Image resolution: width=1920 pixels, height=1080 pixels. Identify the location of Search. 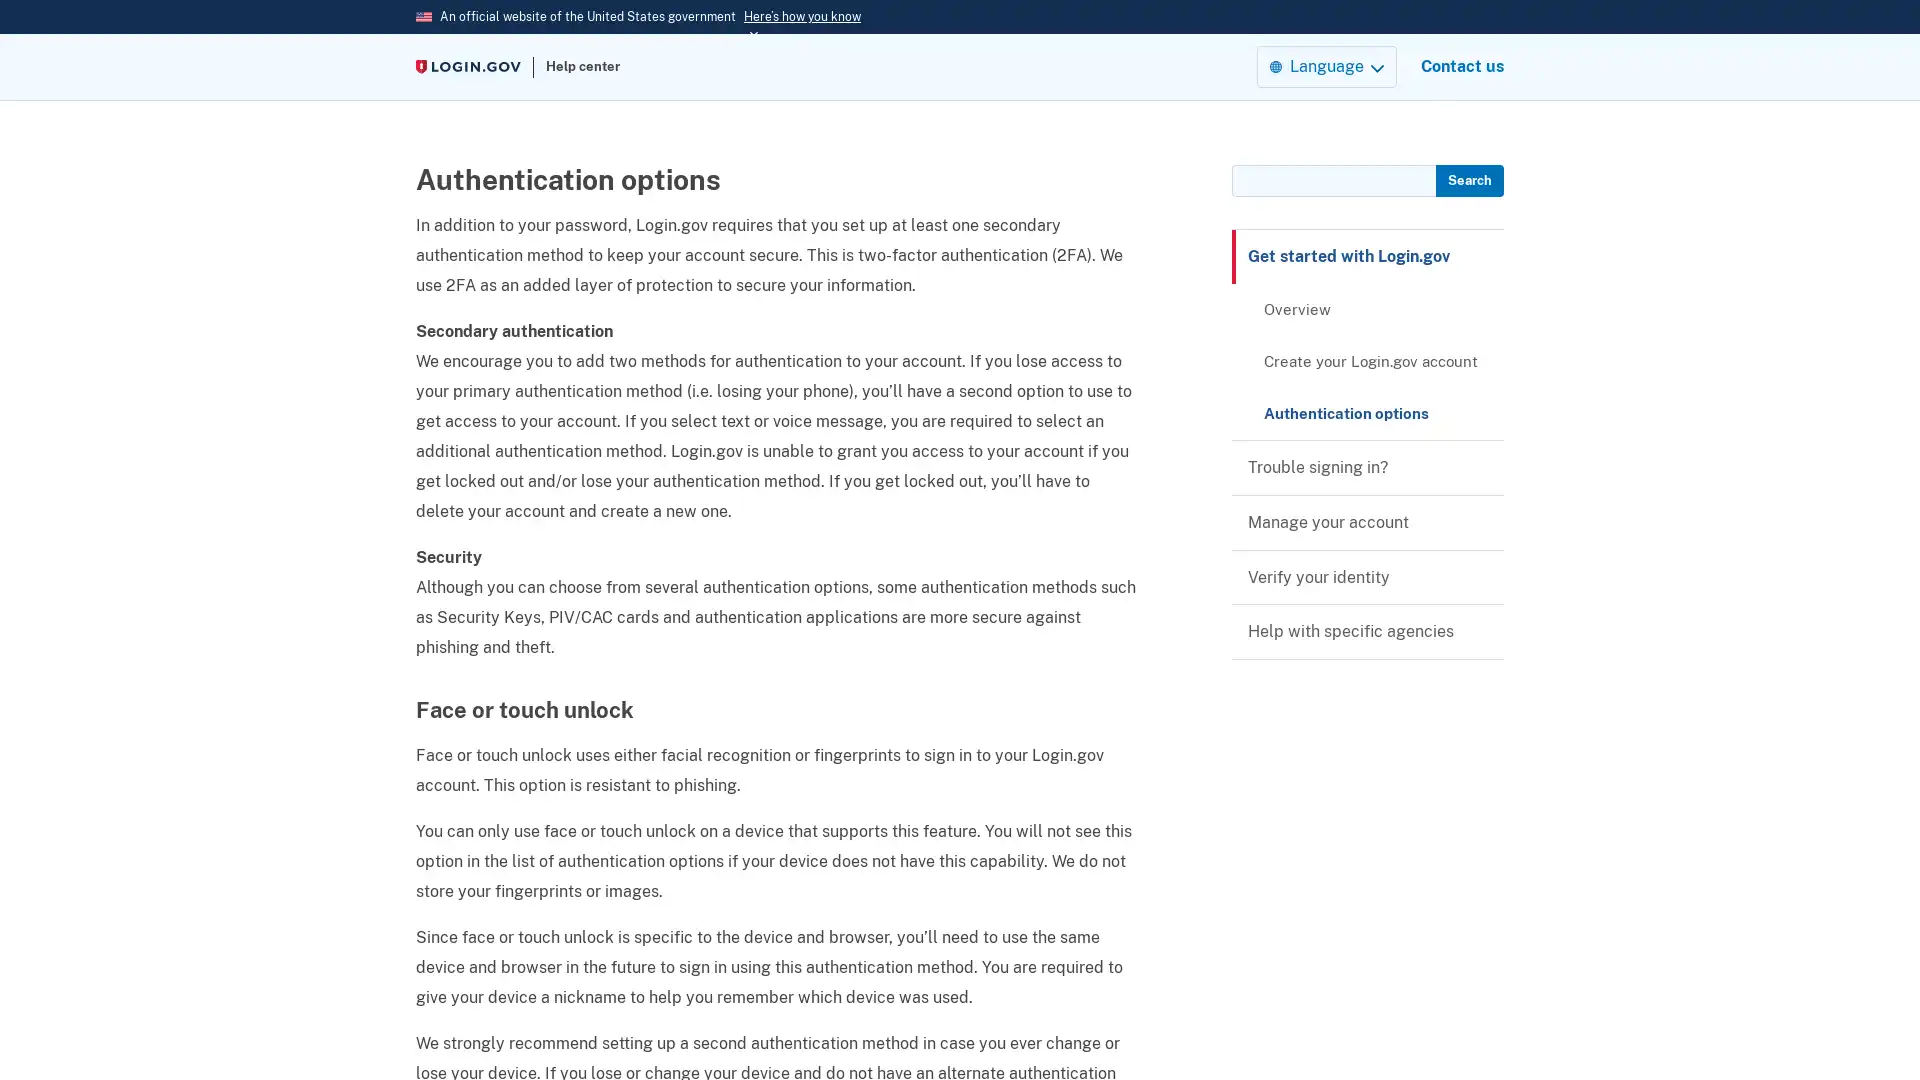
(1468, 181).